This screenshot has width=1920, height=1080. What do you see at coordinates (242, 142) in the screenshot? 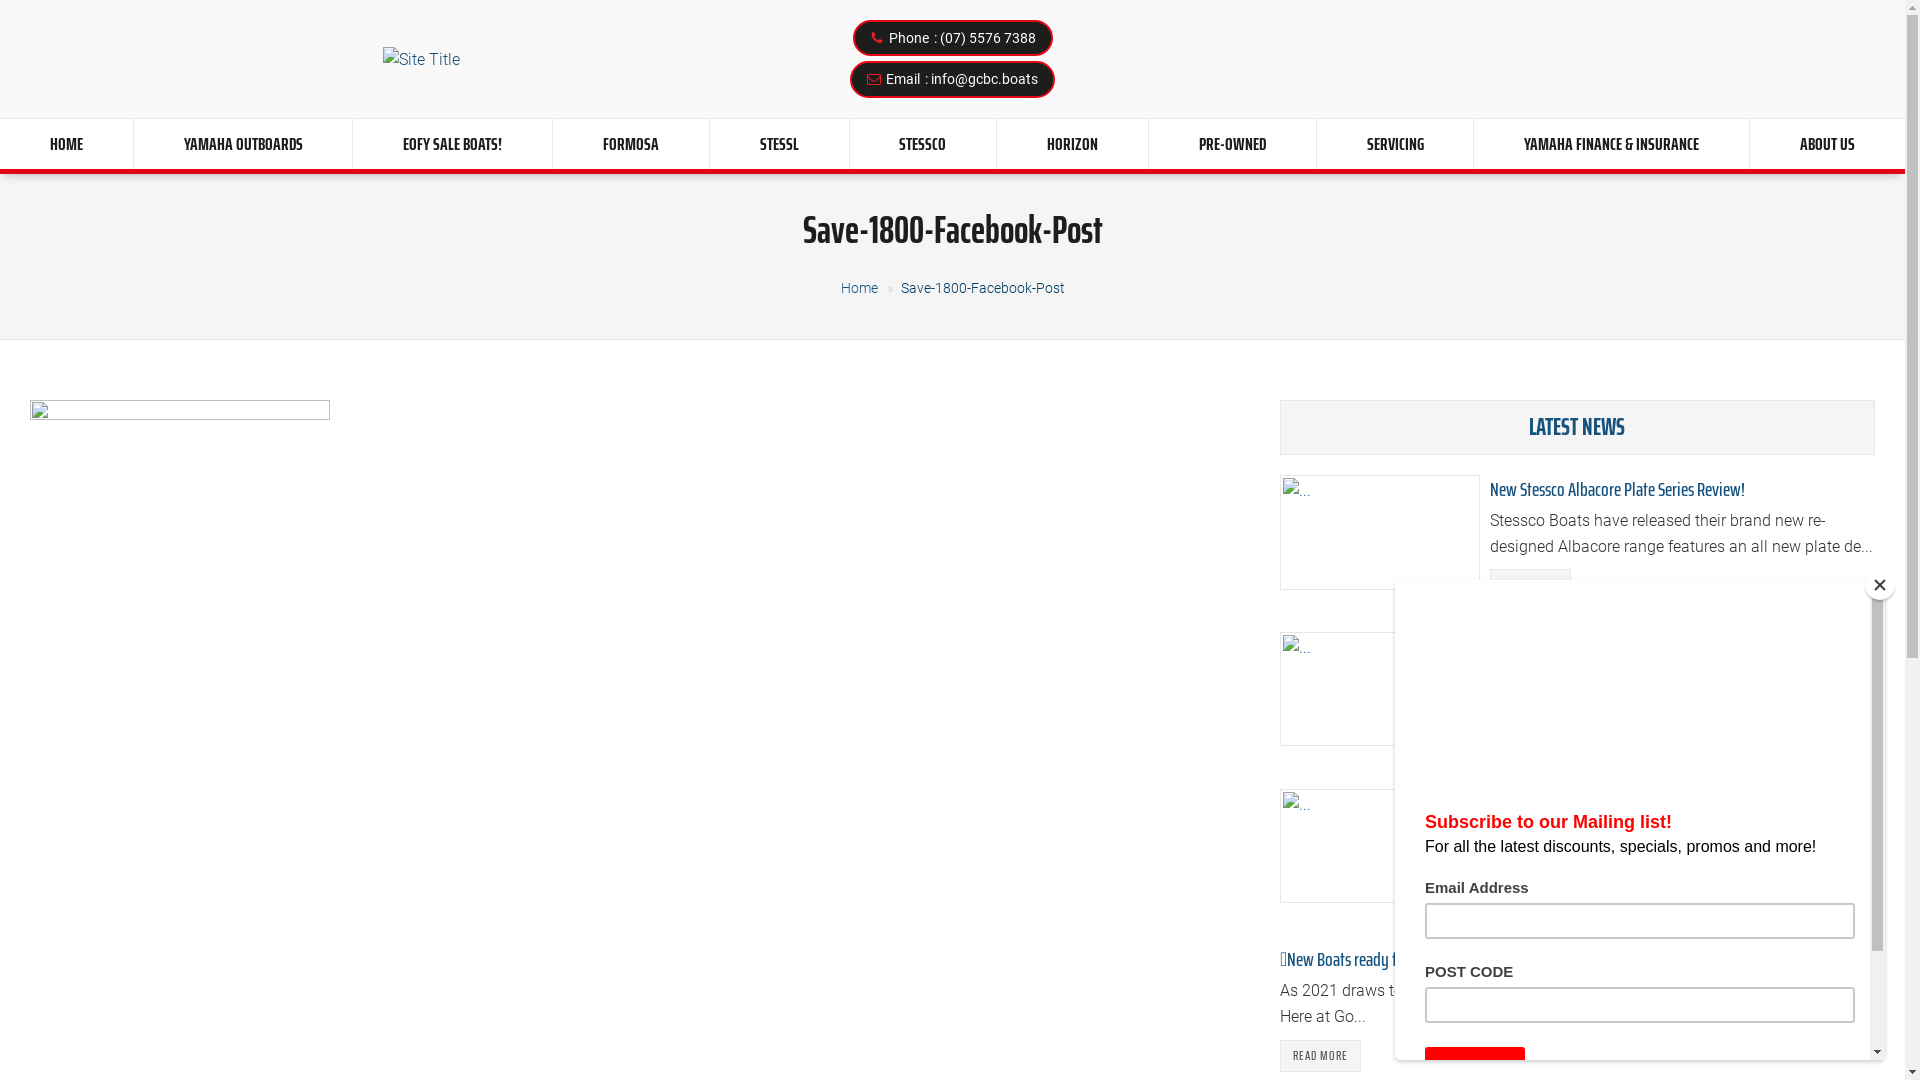
I see `'YAMAHA OUTBOARDS'` at bounding box center [242, 142].